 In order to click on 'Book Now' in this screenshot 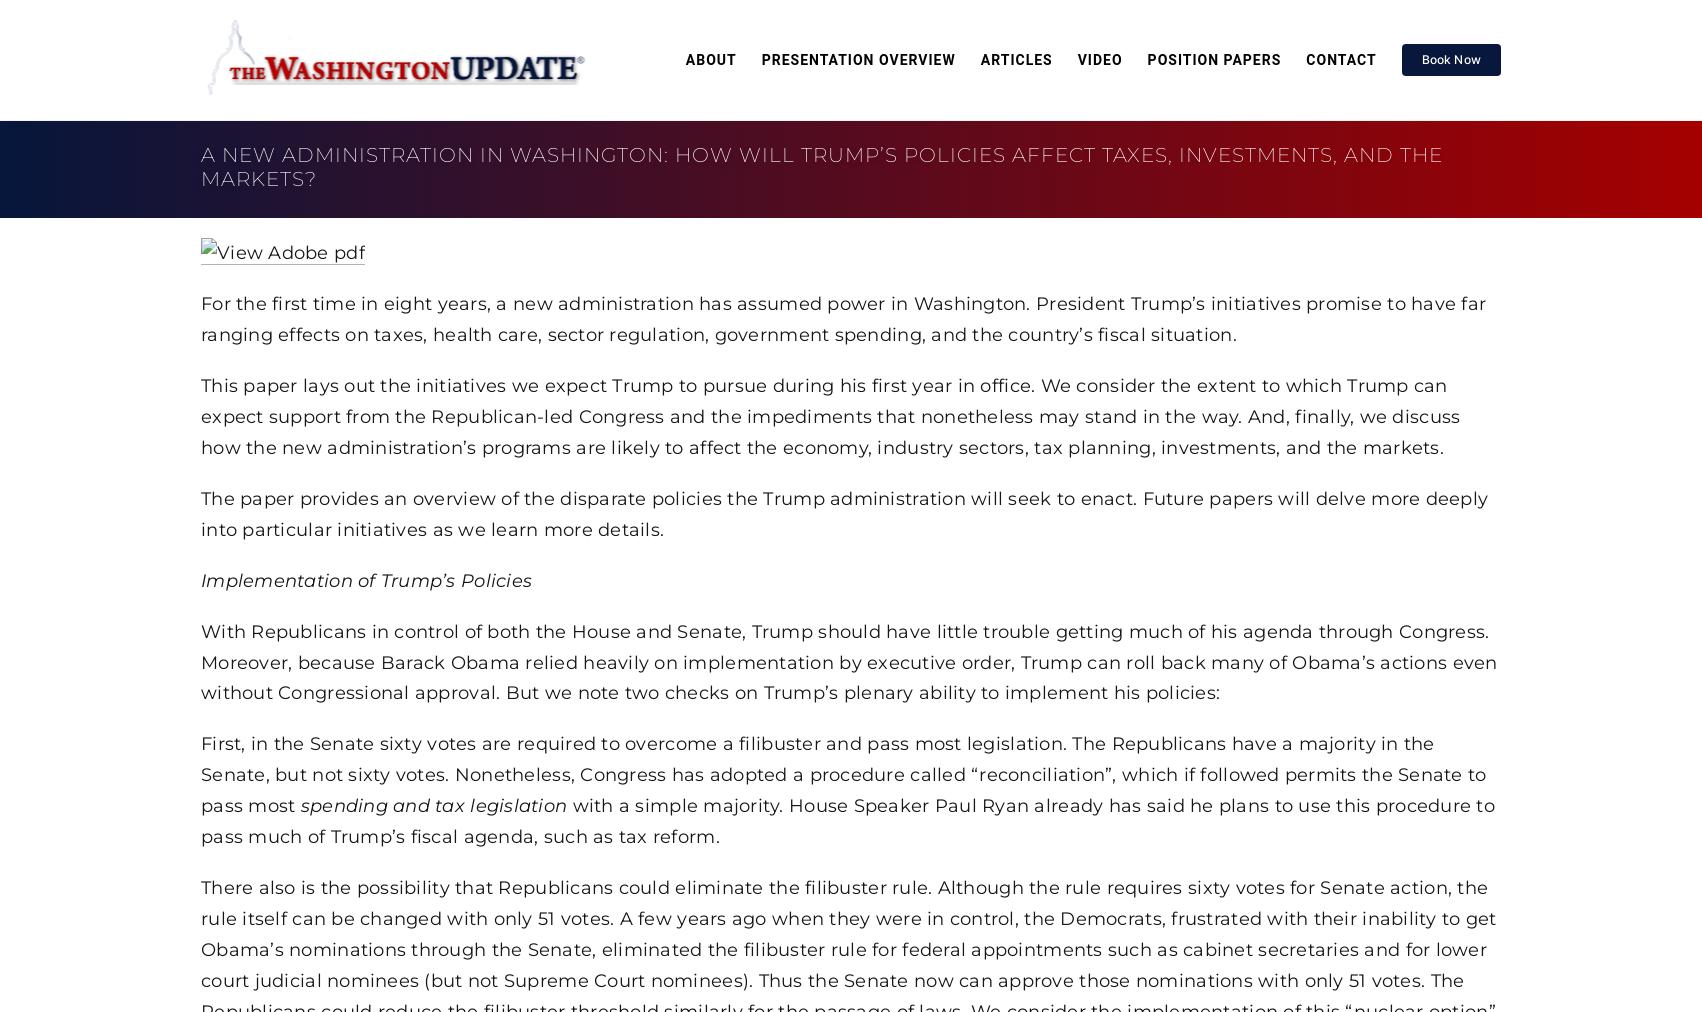, I will do `click(1450, 58)`.